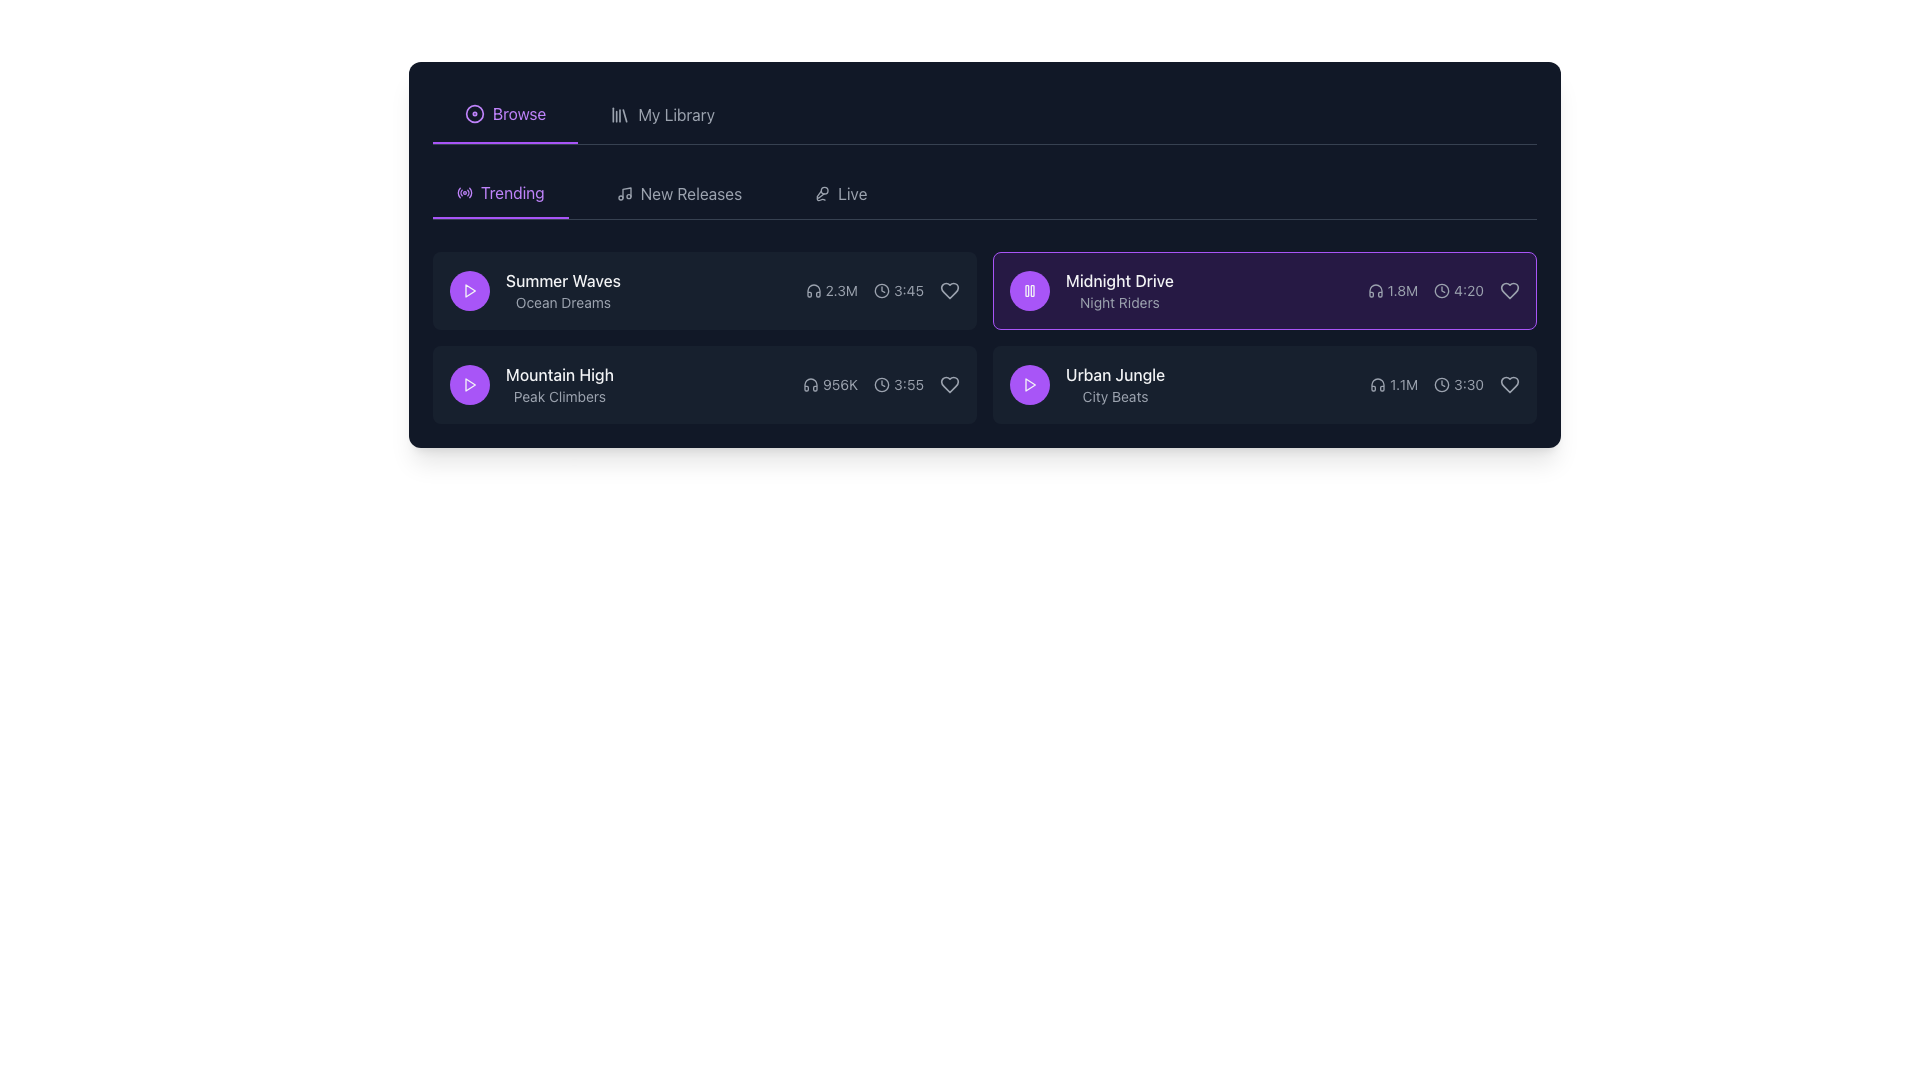 The width and height of the screenshot is (1920, 1080). What do you see at coordinates (1510, 290) in the screenshot?
I see `the heart-shaped 'favorite' icon for the song 'Midnight Drive' by 'Night Riders' to change its color state to purple` at bounding box center [1510, 290].